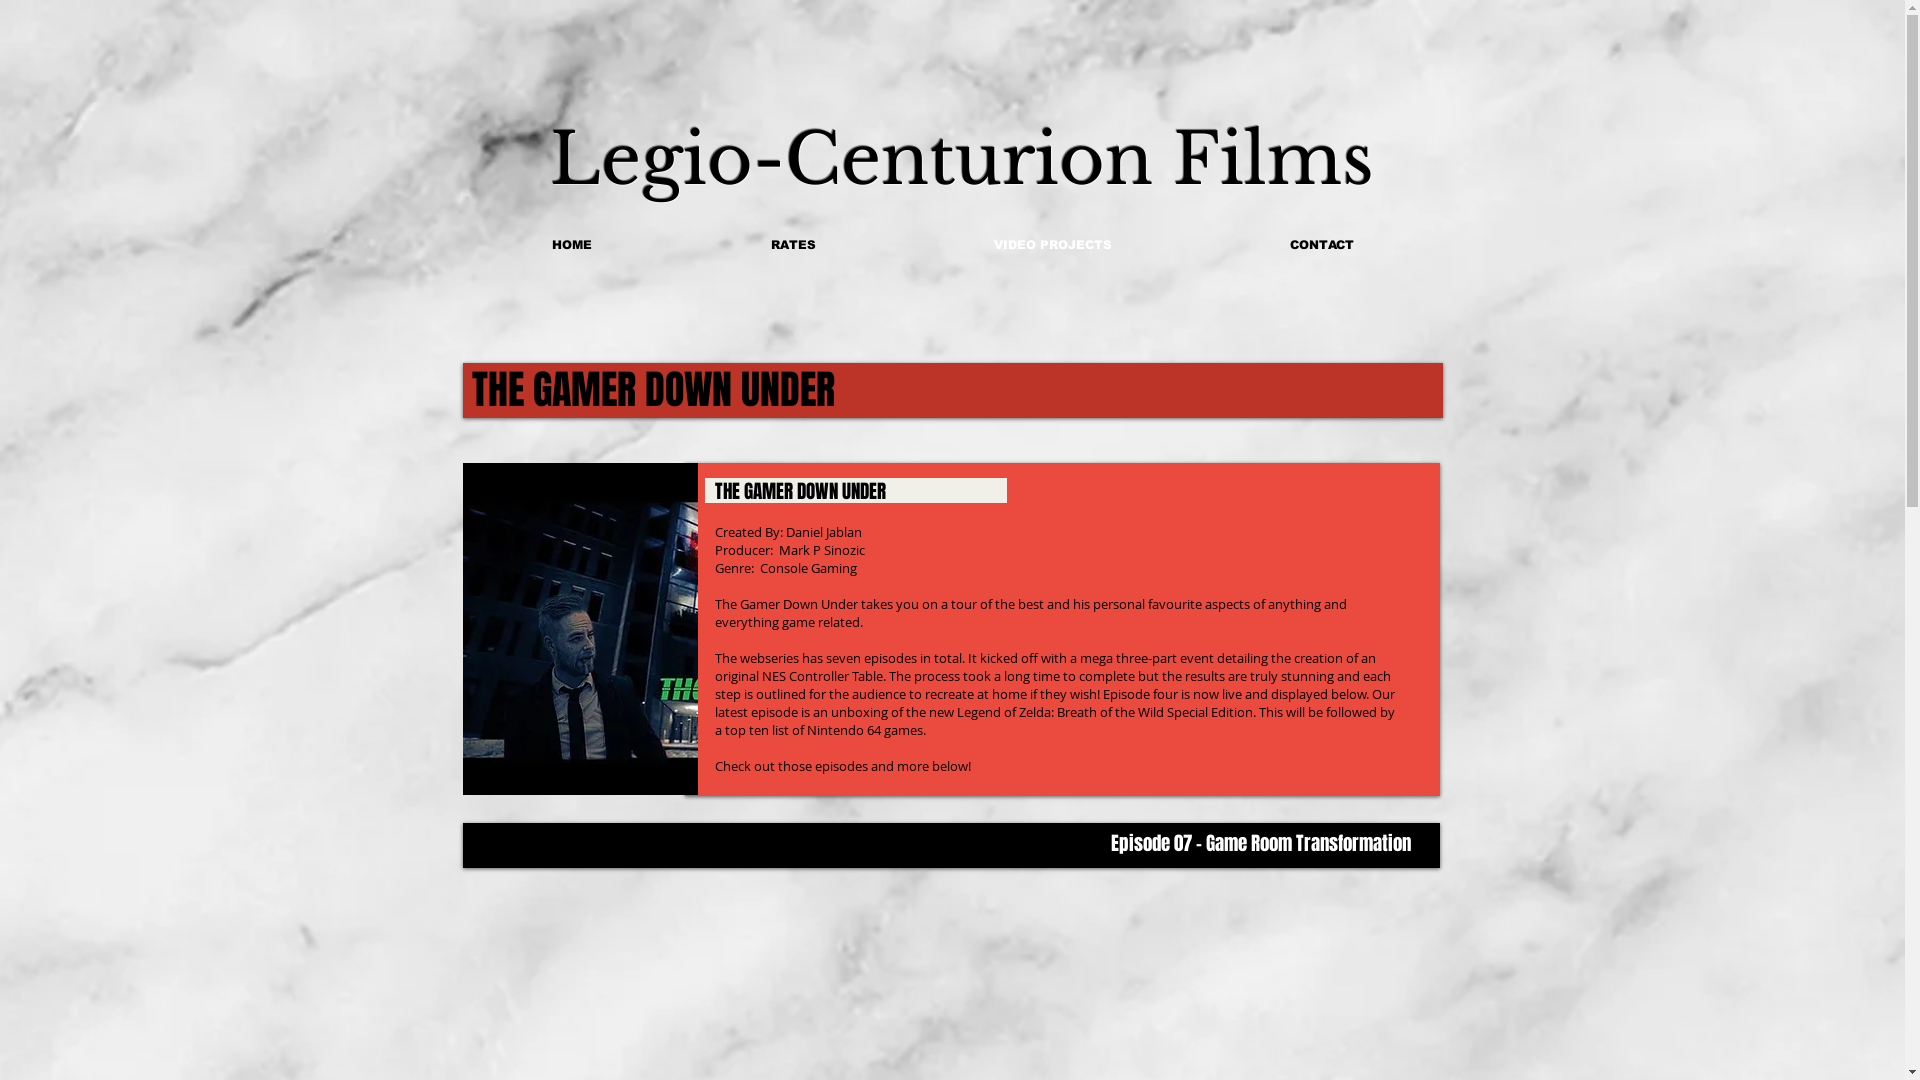 This screenshot has height=1080, width=1920. What do you see at coordinates (570, 244) in the screenshot?
I see `'HOME'` at bounding box center [570, 244].